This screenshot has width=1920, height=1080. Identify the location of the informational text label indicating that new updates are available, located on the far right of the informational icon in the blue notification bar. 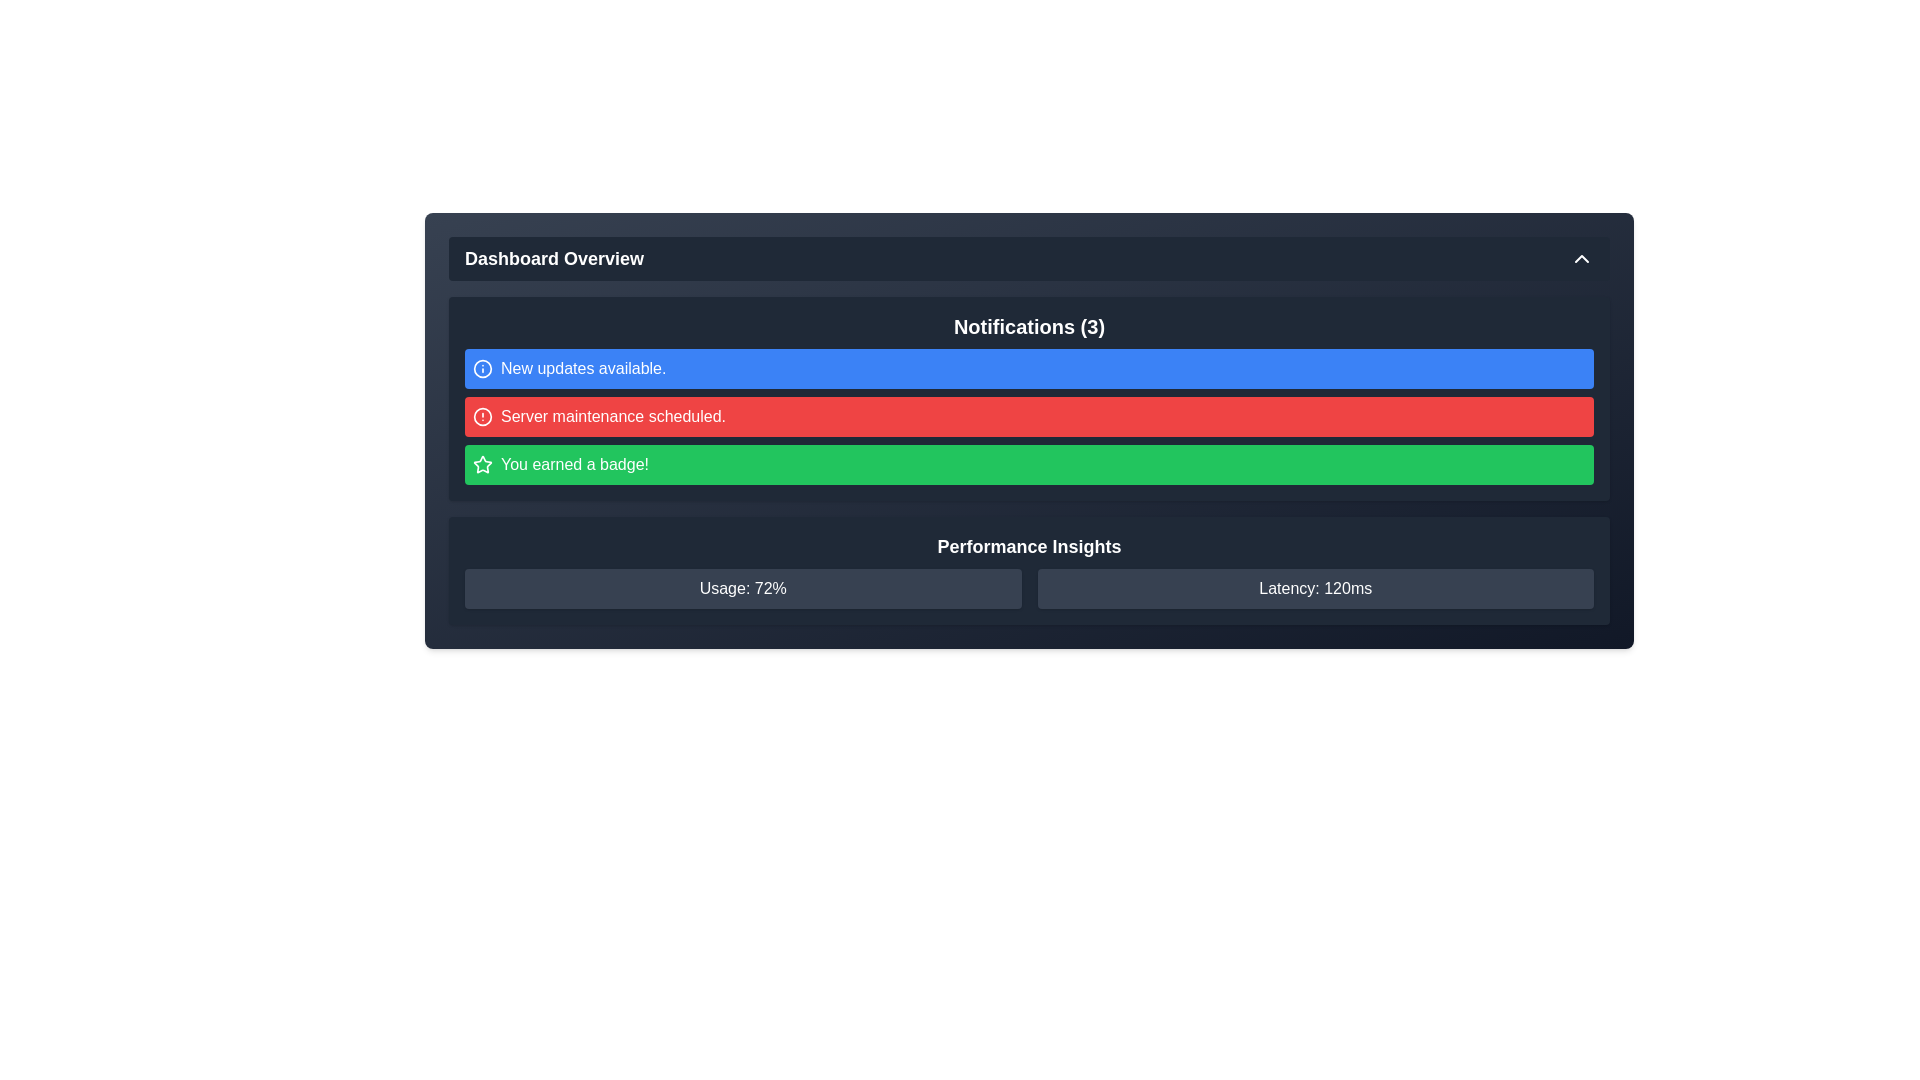
(582, 369).